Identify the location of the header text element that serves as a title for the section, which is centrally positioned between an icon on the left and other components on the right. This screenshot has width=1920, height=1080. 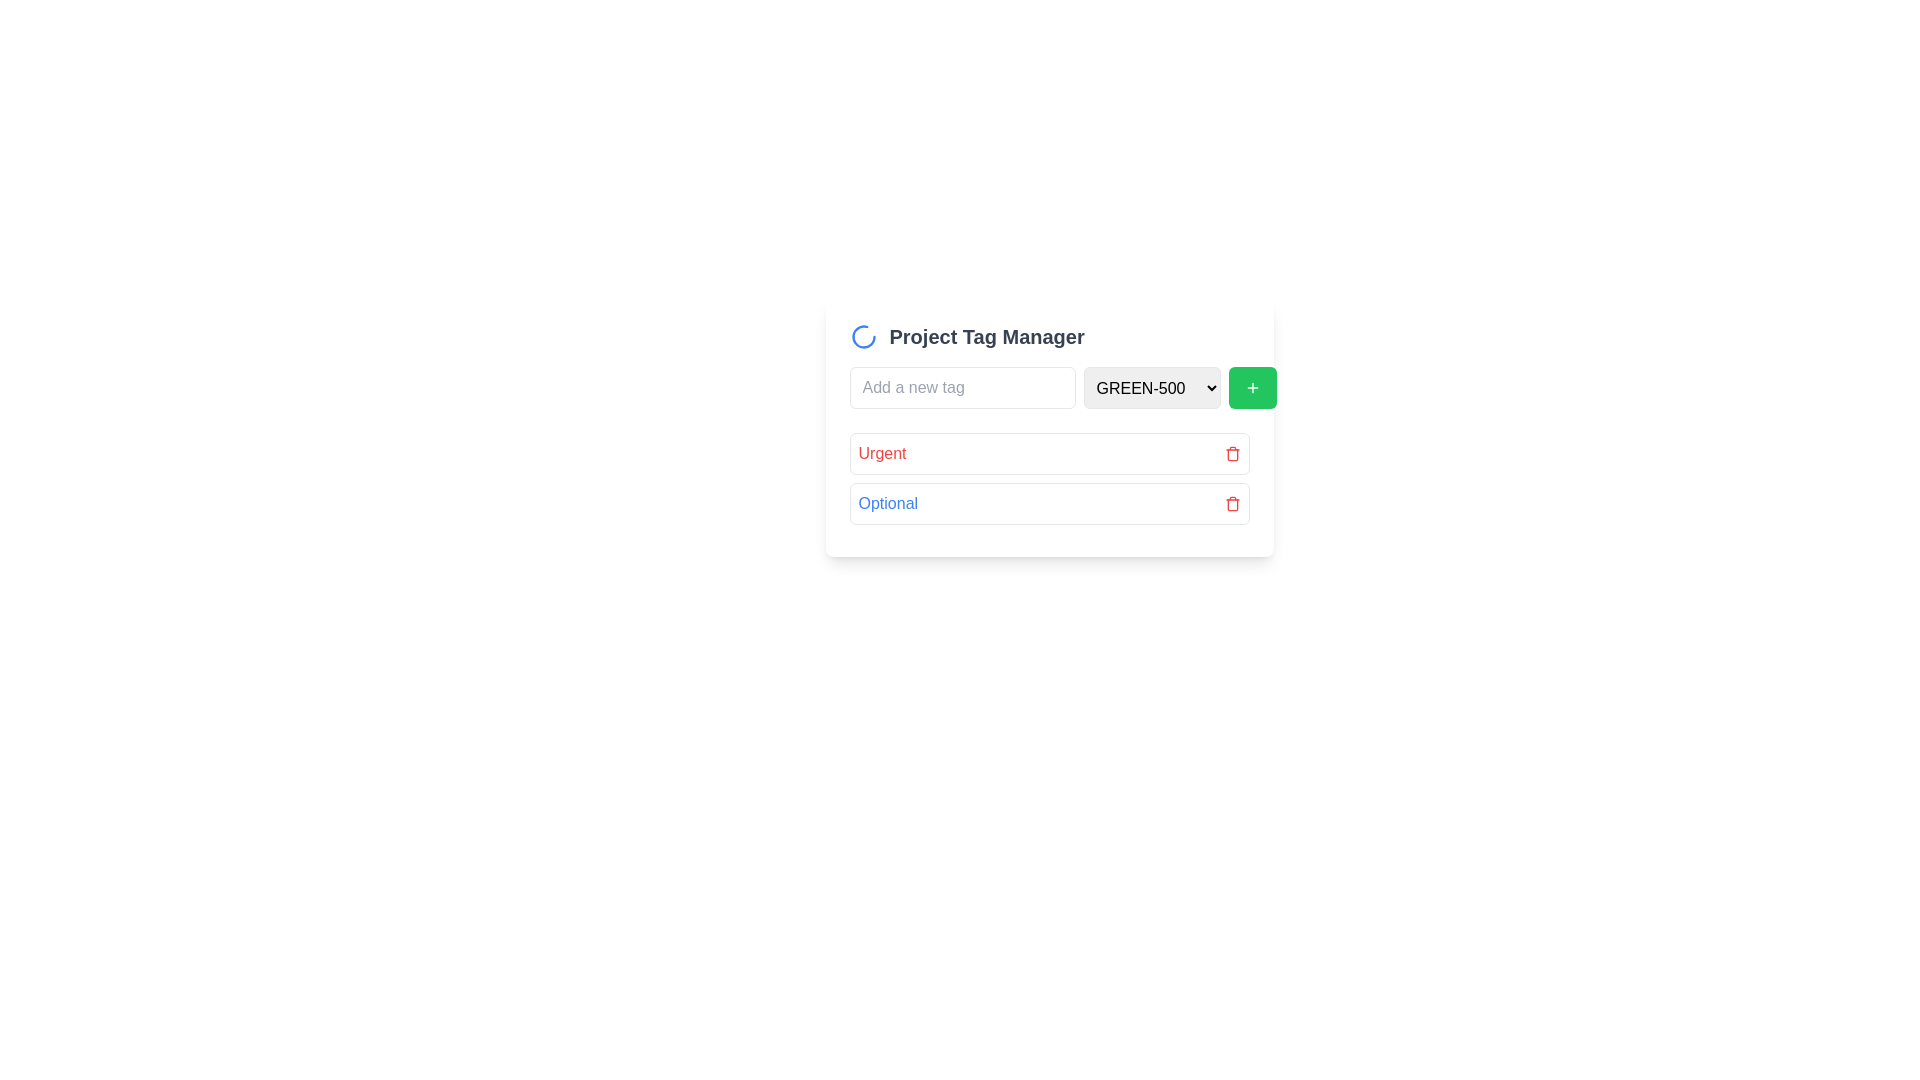
(987, 335).